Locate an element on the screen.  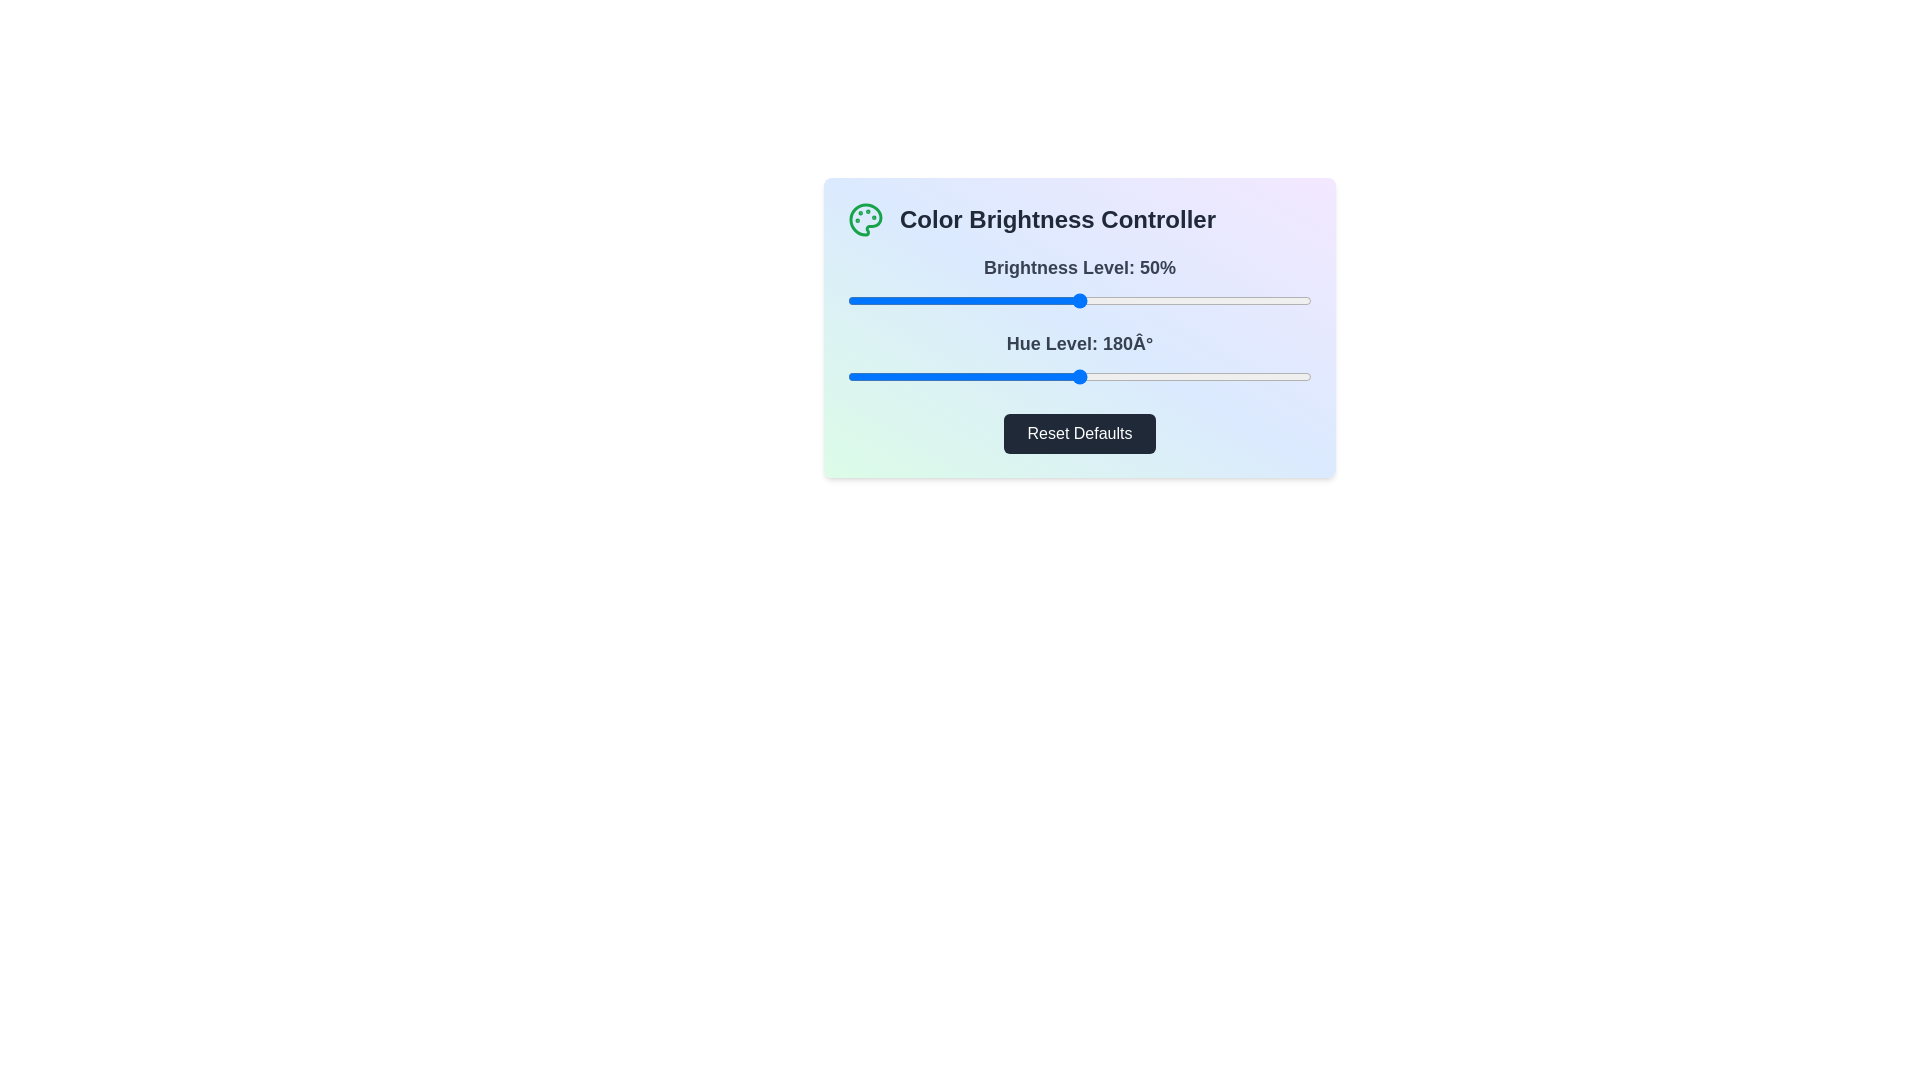
the hue level to 98° by interacting with the hue slider is located at coordinates (974, 377).